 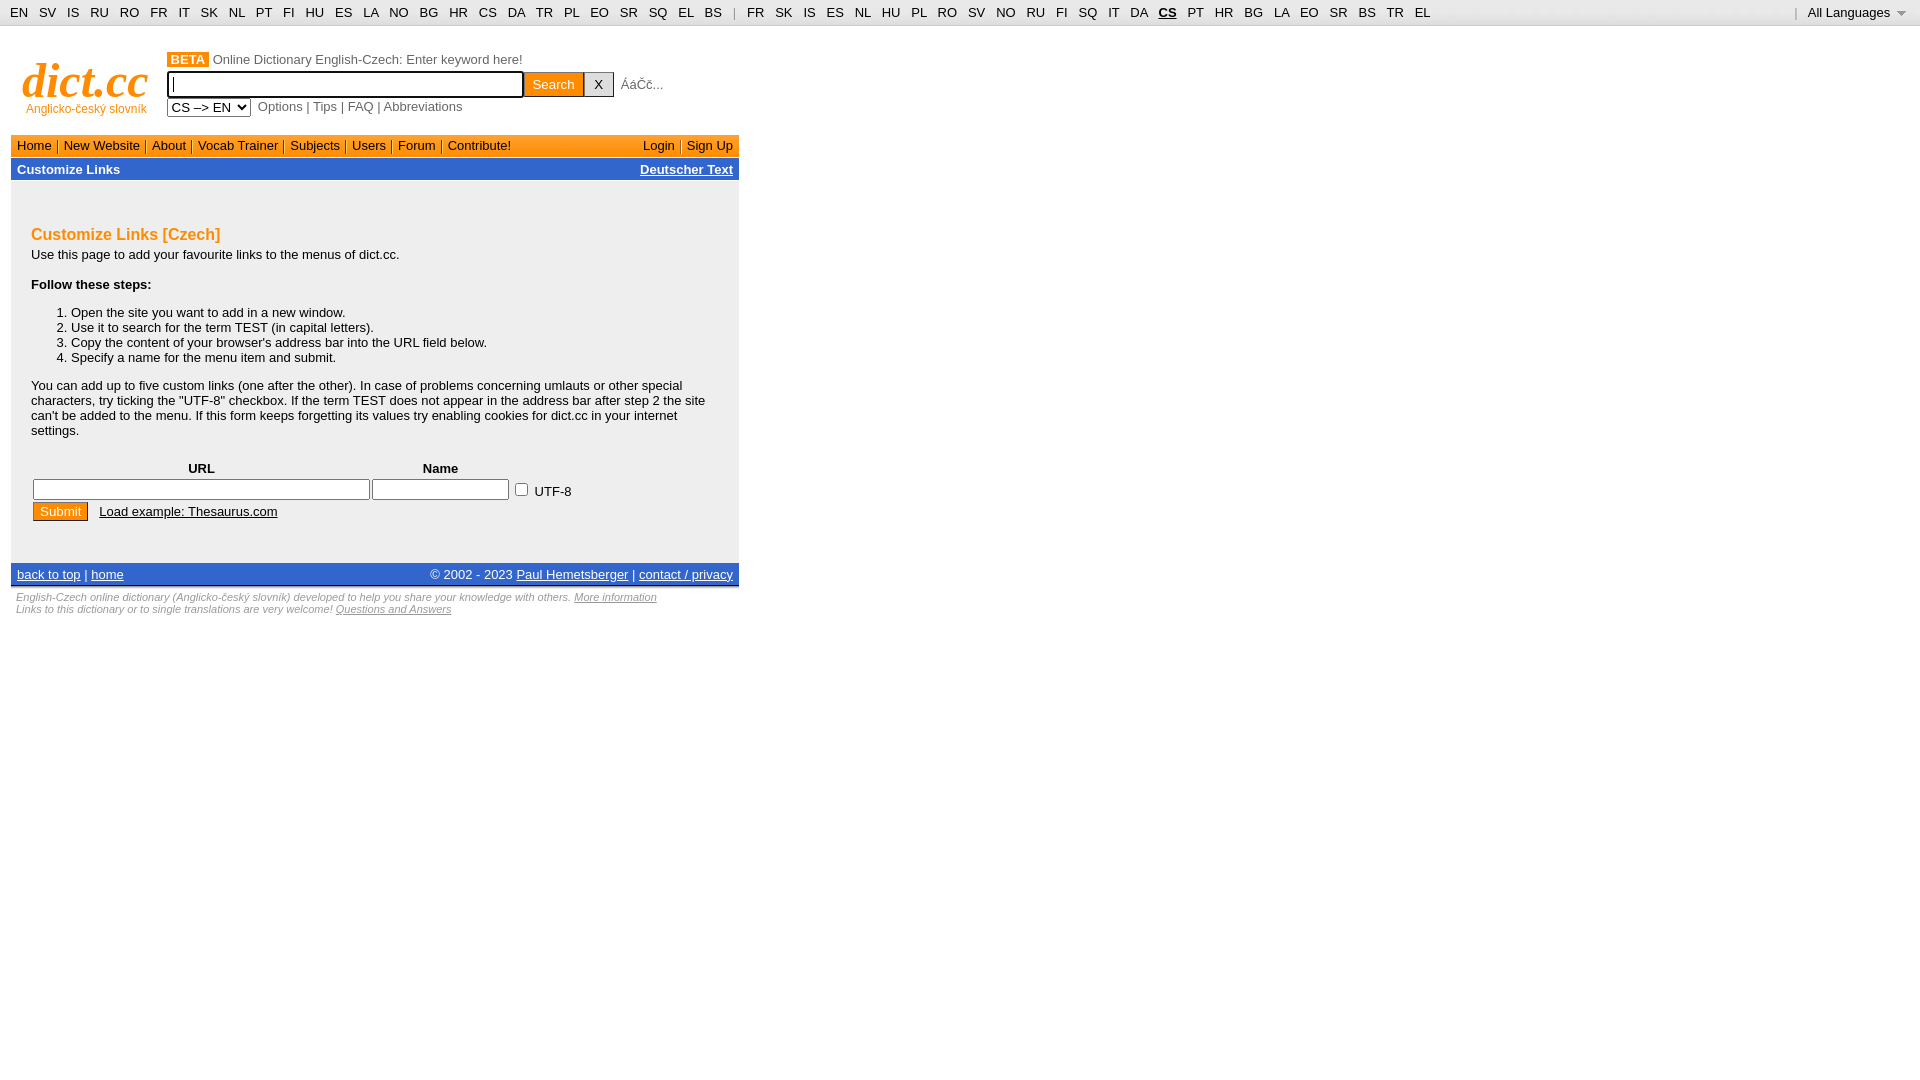 I want to click on 'BS', so click(x=713, y=12).